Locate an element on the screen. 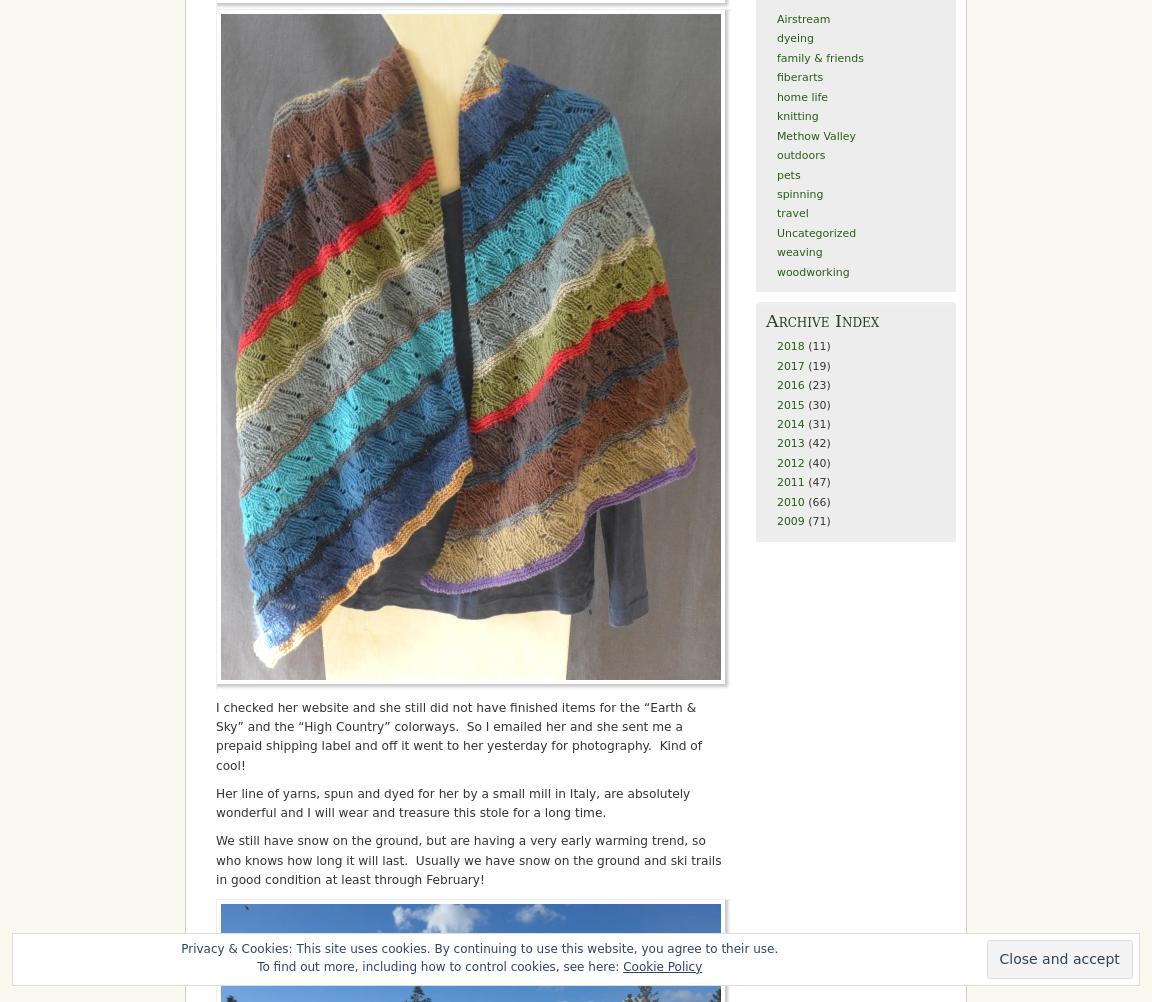 The width and height of the screenshot is (1152, 1002). 'weaving' is located at coordinates (799, 251).